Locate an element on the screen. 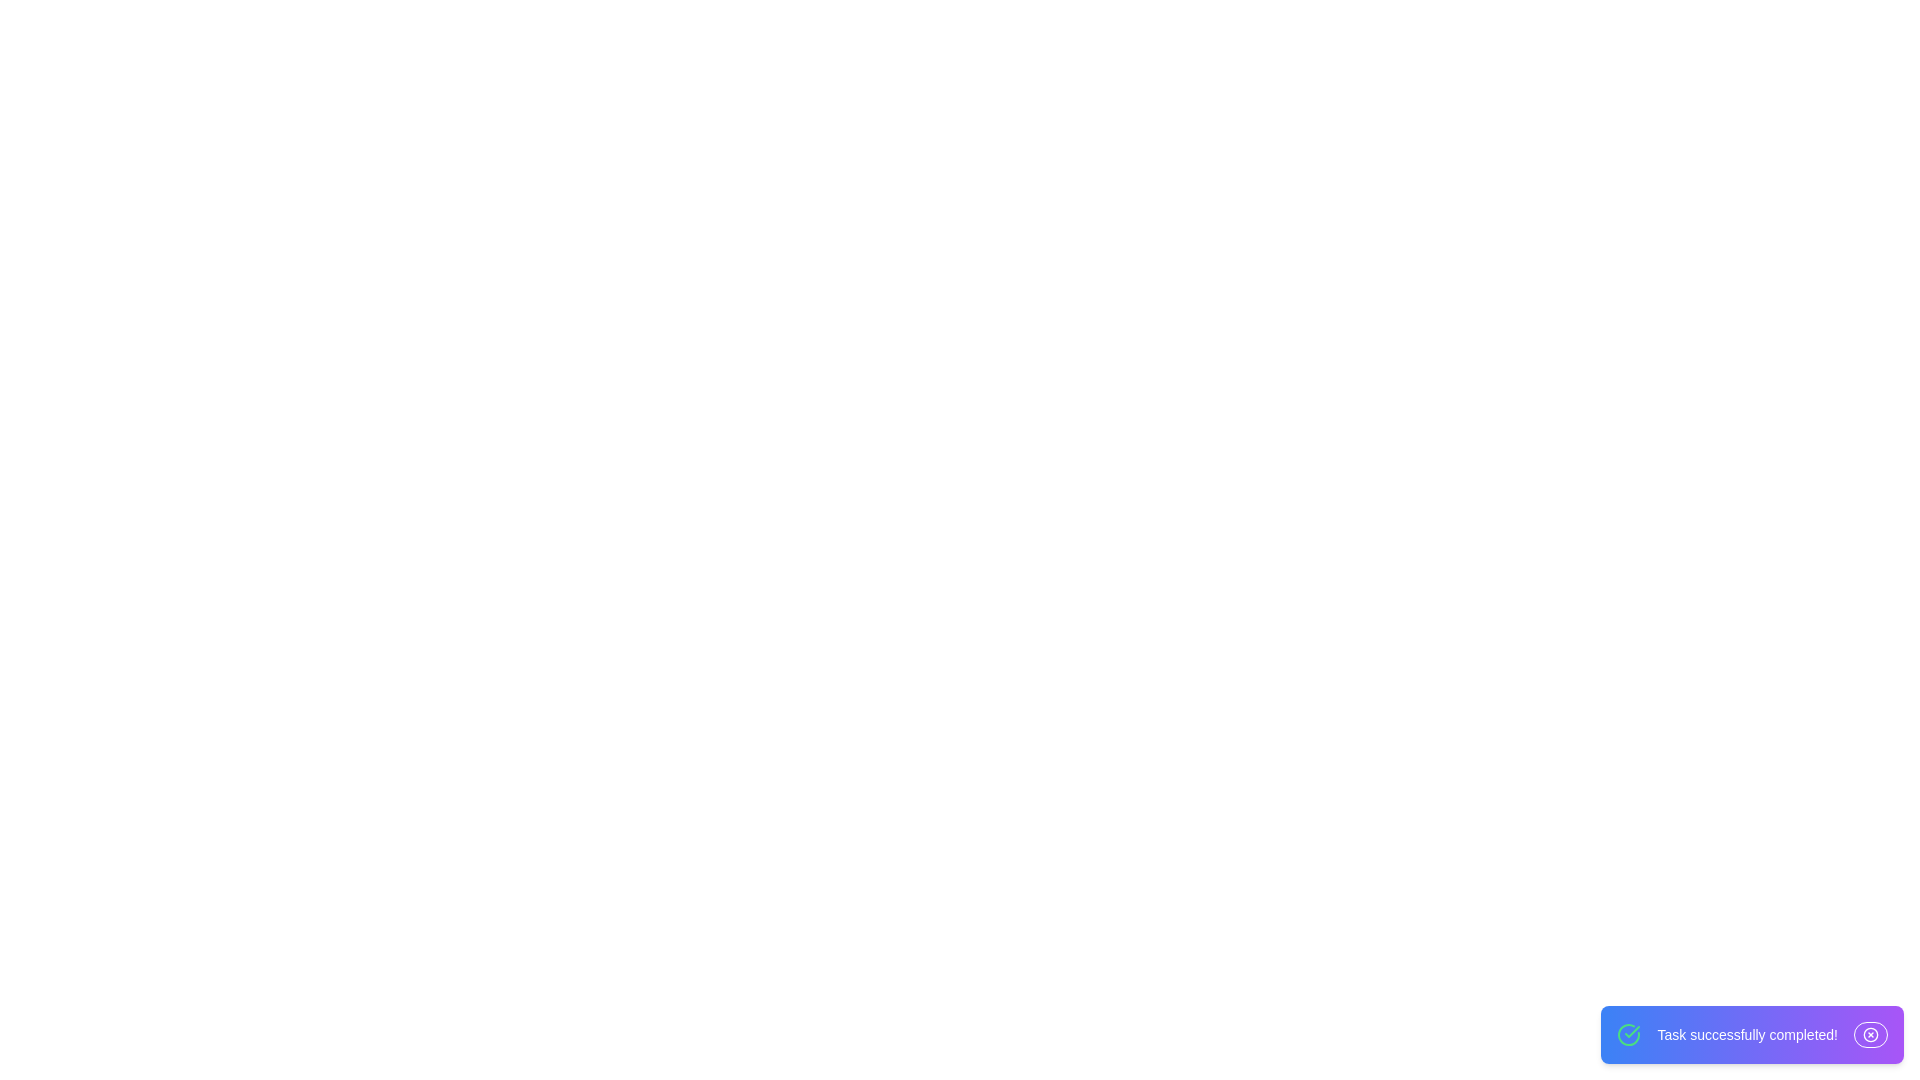  the dismiss button located at the bottom-right corner of the interface is located at coordinates (1870, 1034).